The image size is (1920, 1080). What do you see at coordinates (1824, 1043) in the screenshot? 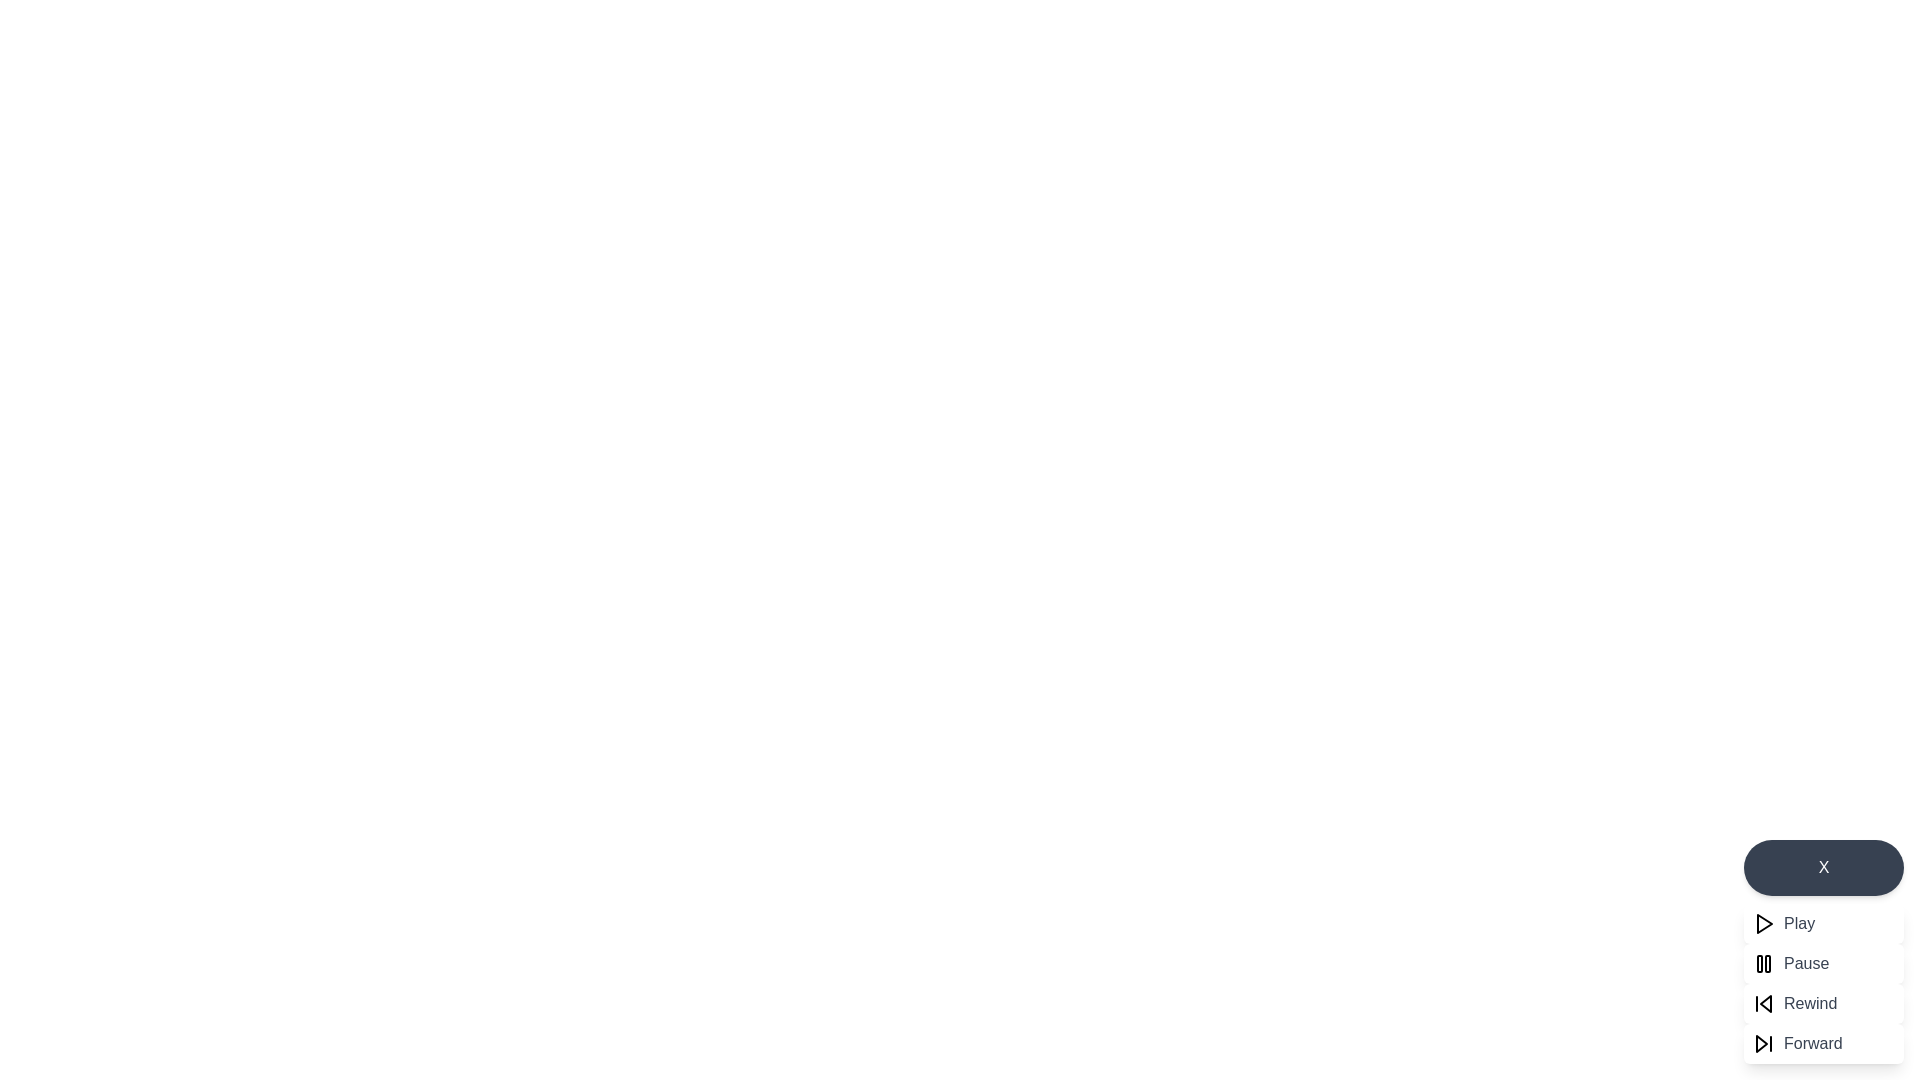
I see `the 'Forward' option in the MultimediaControlDial component` at bounding box center [1824, 1043].